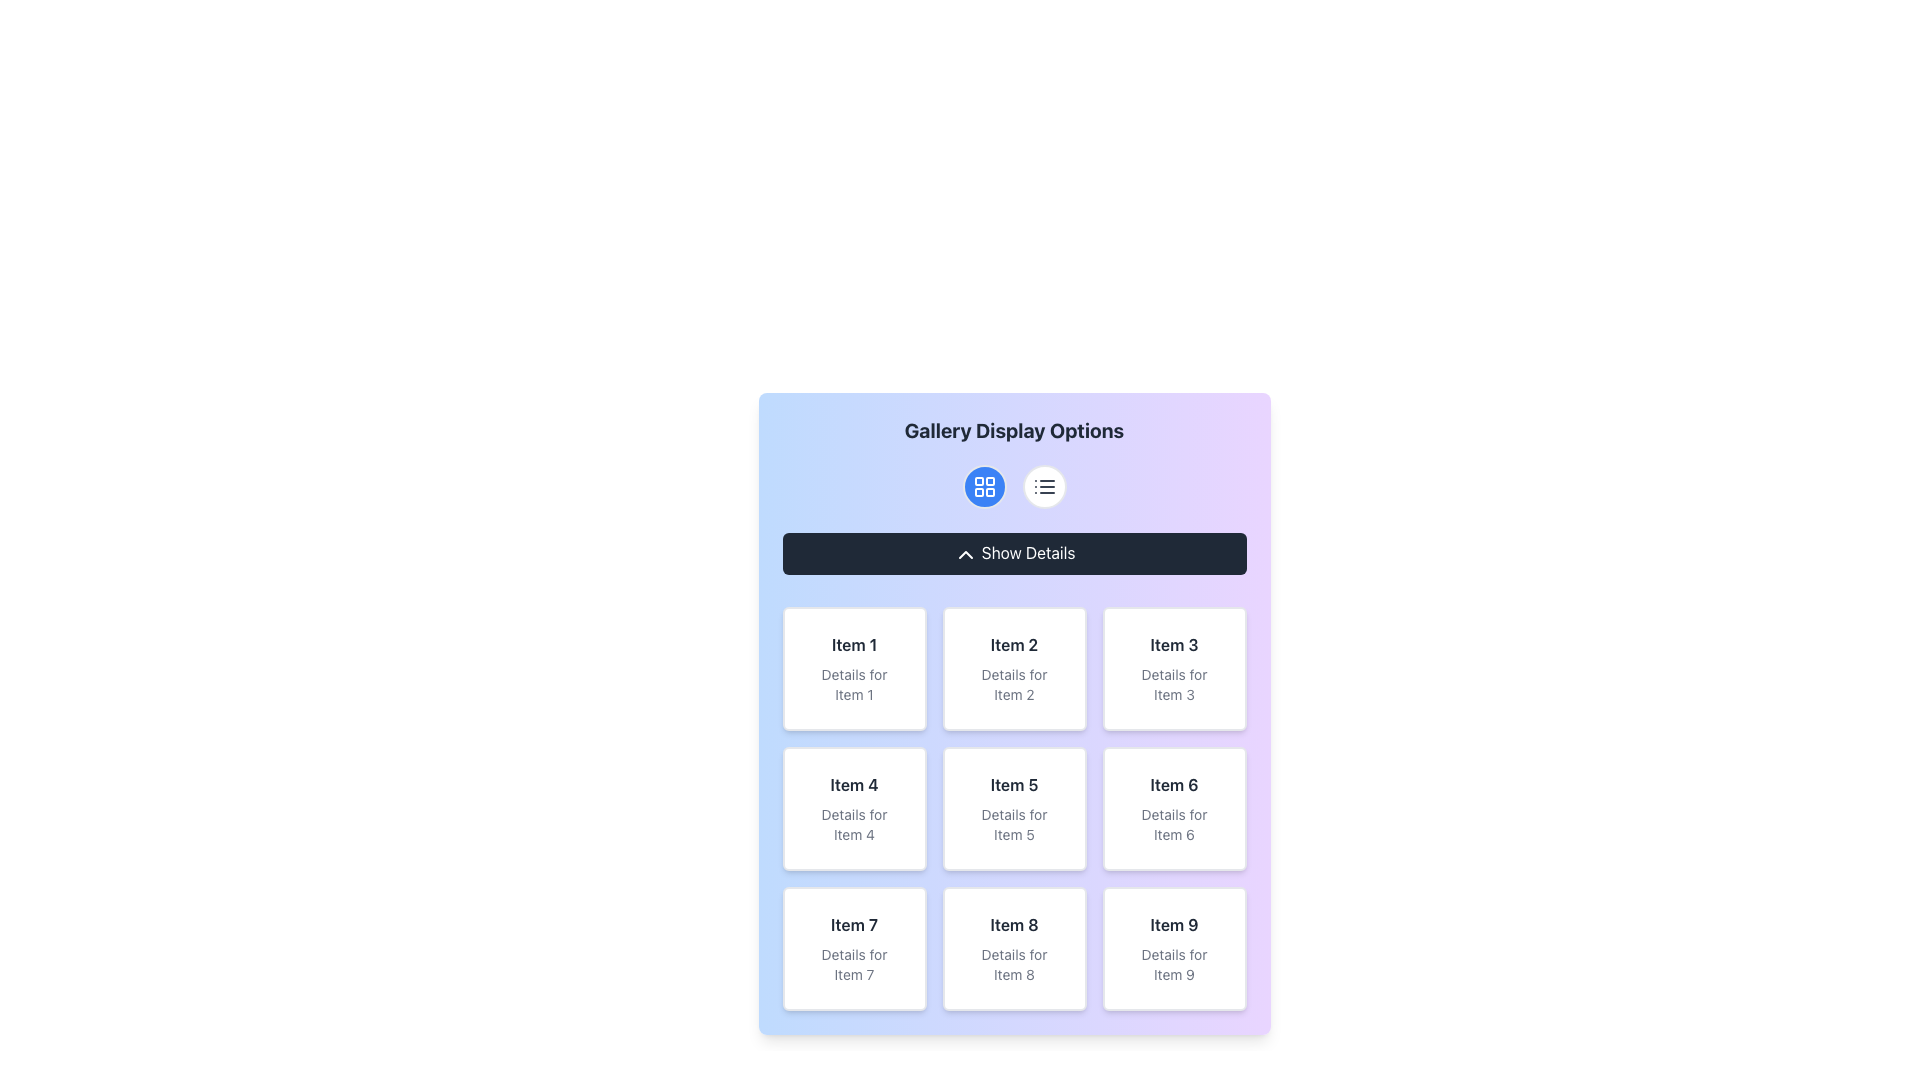 The width and height of the screenshot is (1920, 1080). Describe the element at coordinates (1014, 668) in the screenshot. I see `the informational card displaying details related to 'Item 2', which is positioned in the top-middle of the grid layout, to potentially interact with adjacent elements` at that location.